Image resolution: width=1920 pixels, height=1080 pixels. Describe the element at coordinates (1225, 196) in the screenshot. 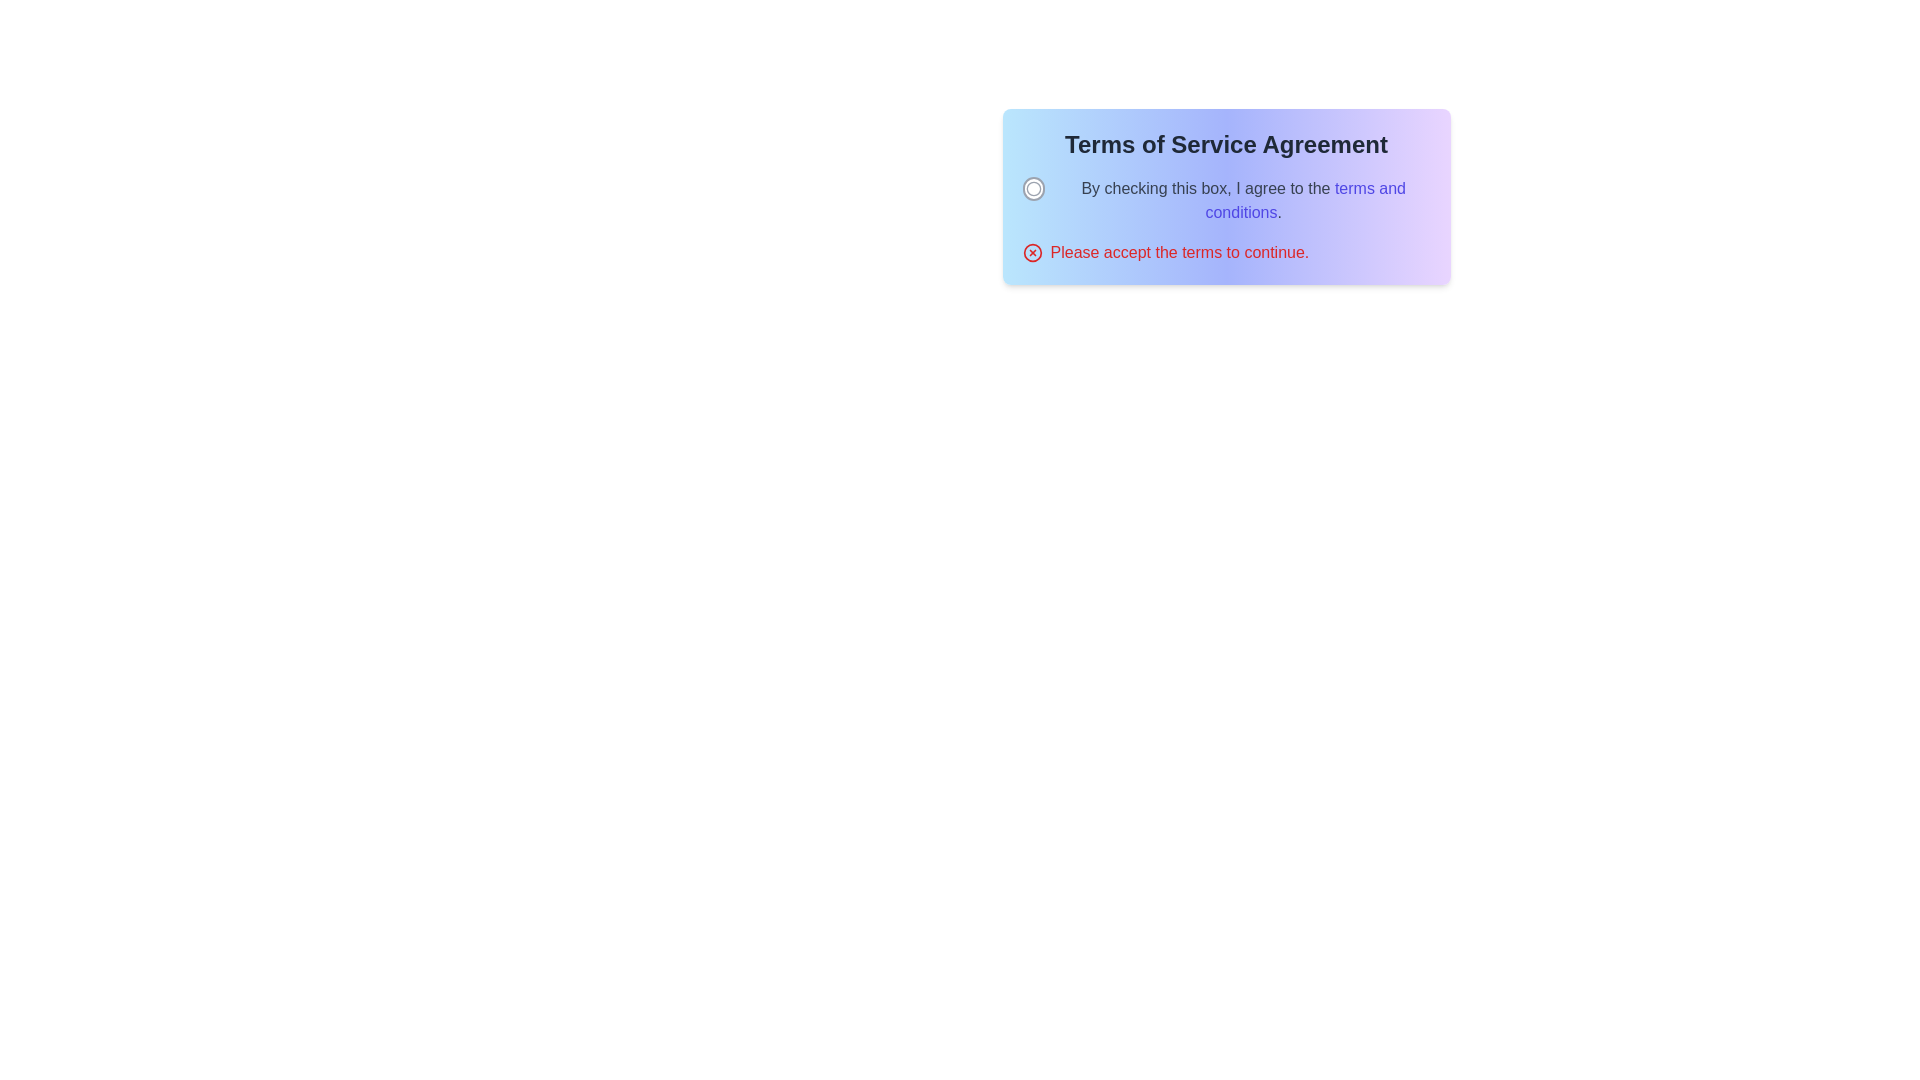

I see `Terms of Service Agreement presented in the Information and interaction panel, which includes a checkbox for confirming agreement` at that location.